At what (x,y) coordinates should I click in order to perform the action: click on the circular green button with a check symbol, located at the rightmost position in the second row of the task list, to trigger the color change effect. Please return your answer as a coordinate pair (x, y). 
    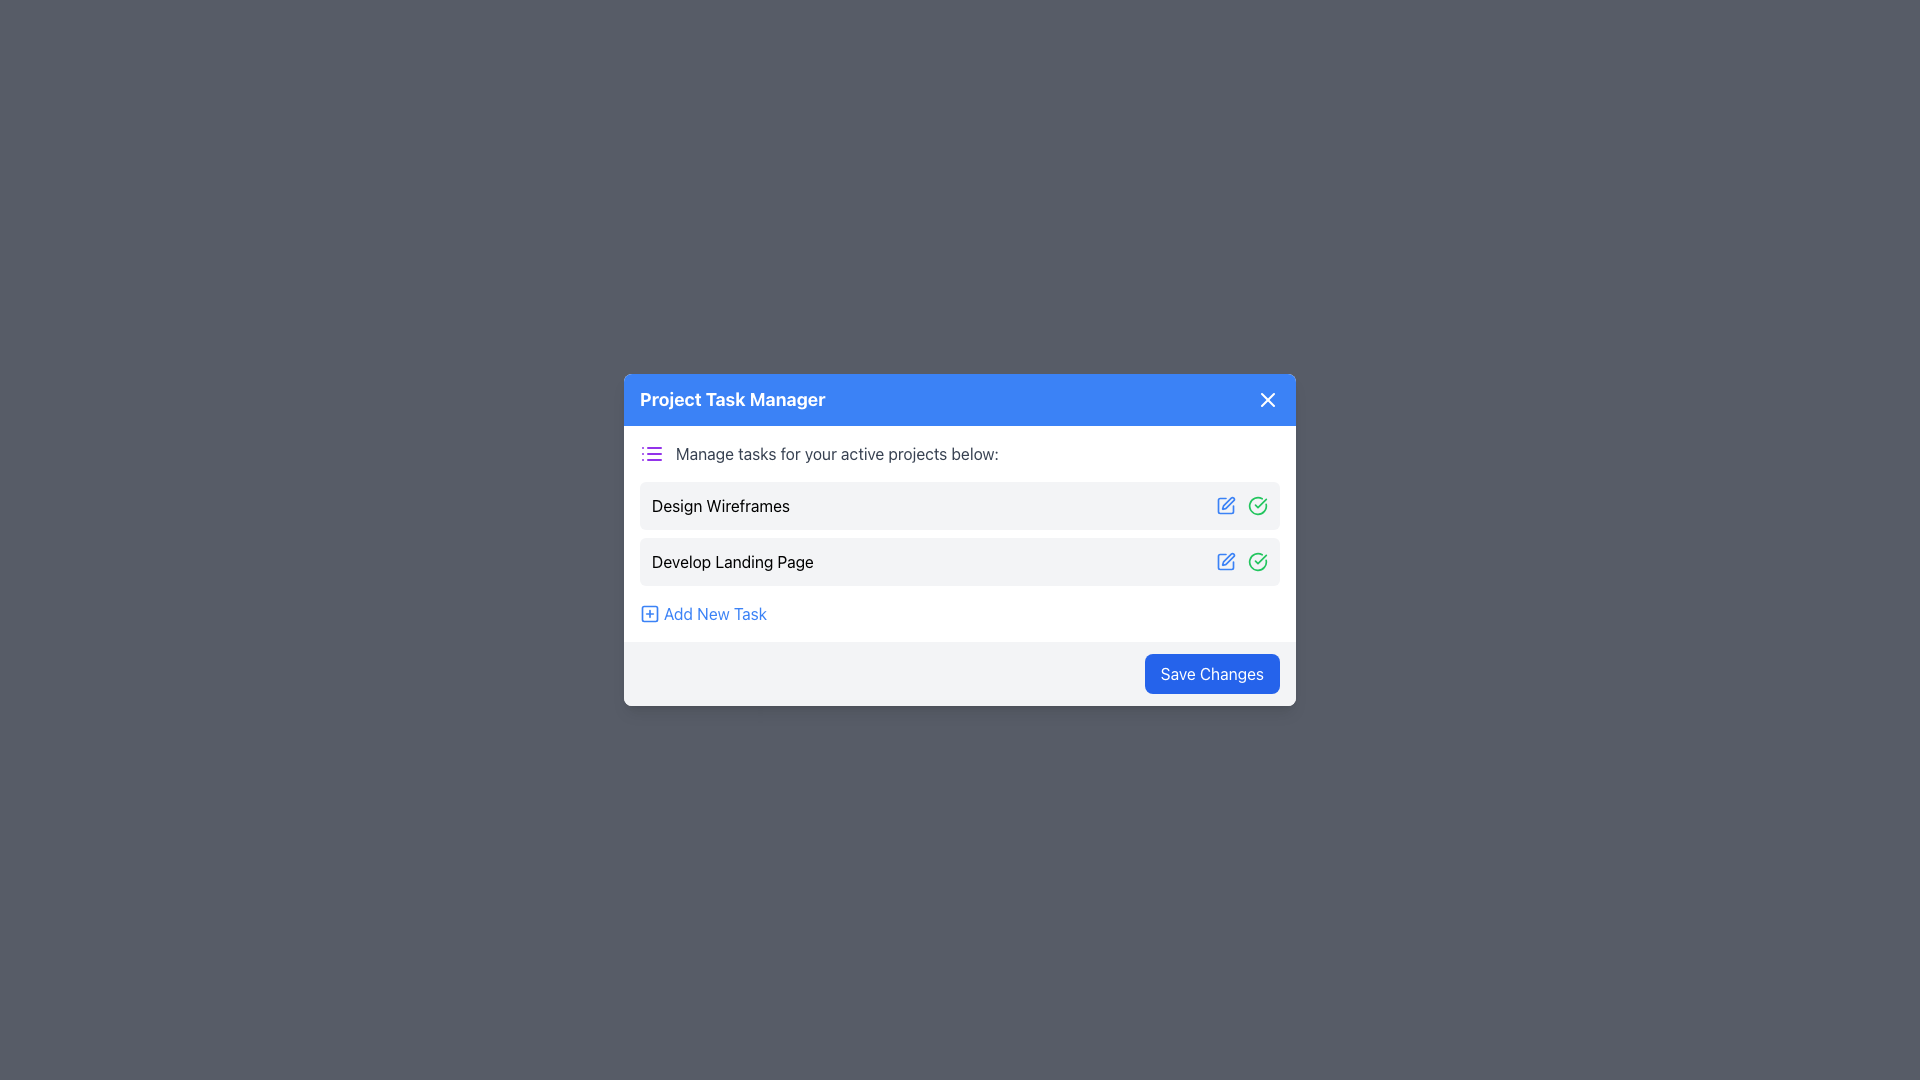
    Looking at the image, I should click on (1256, 504).